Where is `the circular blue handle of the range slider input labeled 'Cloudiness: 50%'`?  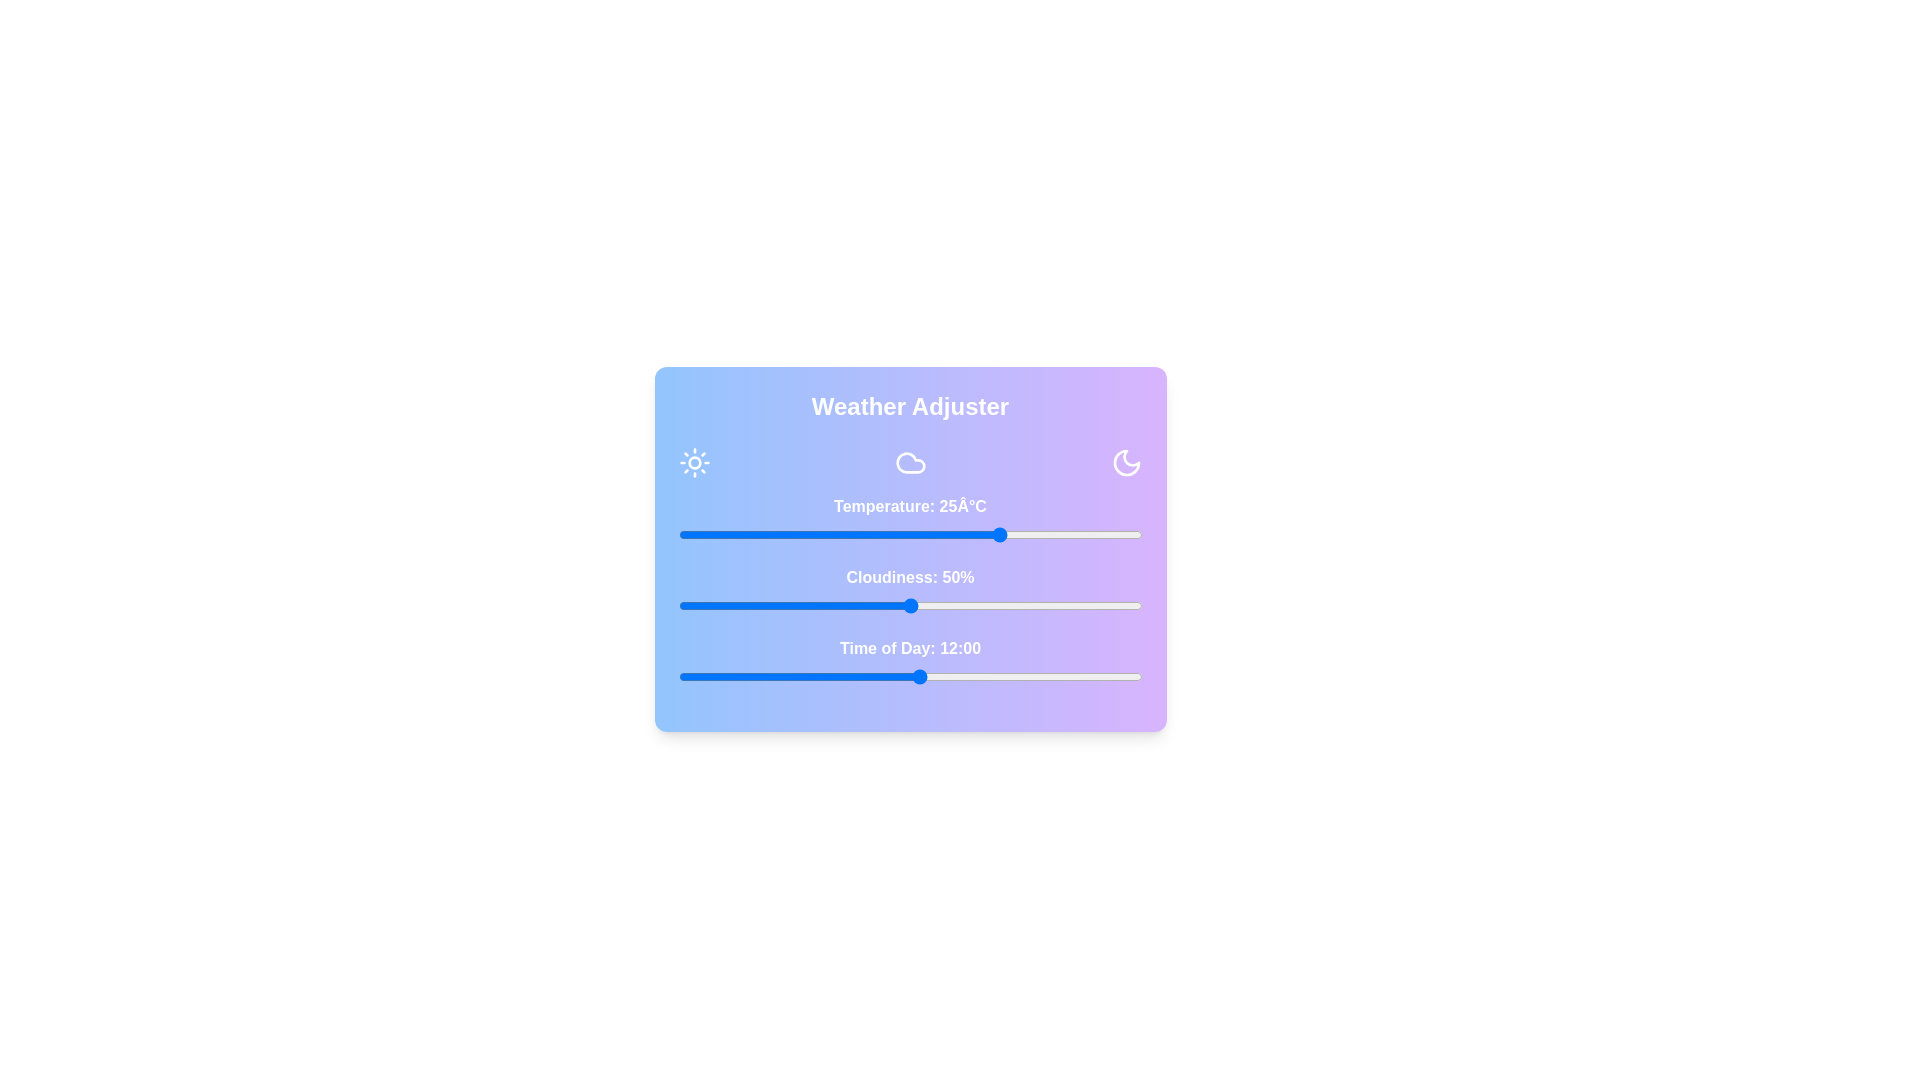 the circular blue handle of the range slider input labeled 'Cloudiness: 50%' is located at coordinates (909, 604).